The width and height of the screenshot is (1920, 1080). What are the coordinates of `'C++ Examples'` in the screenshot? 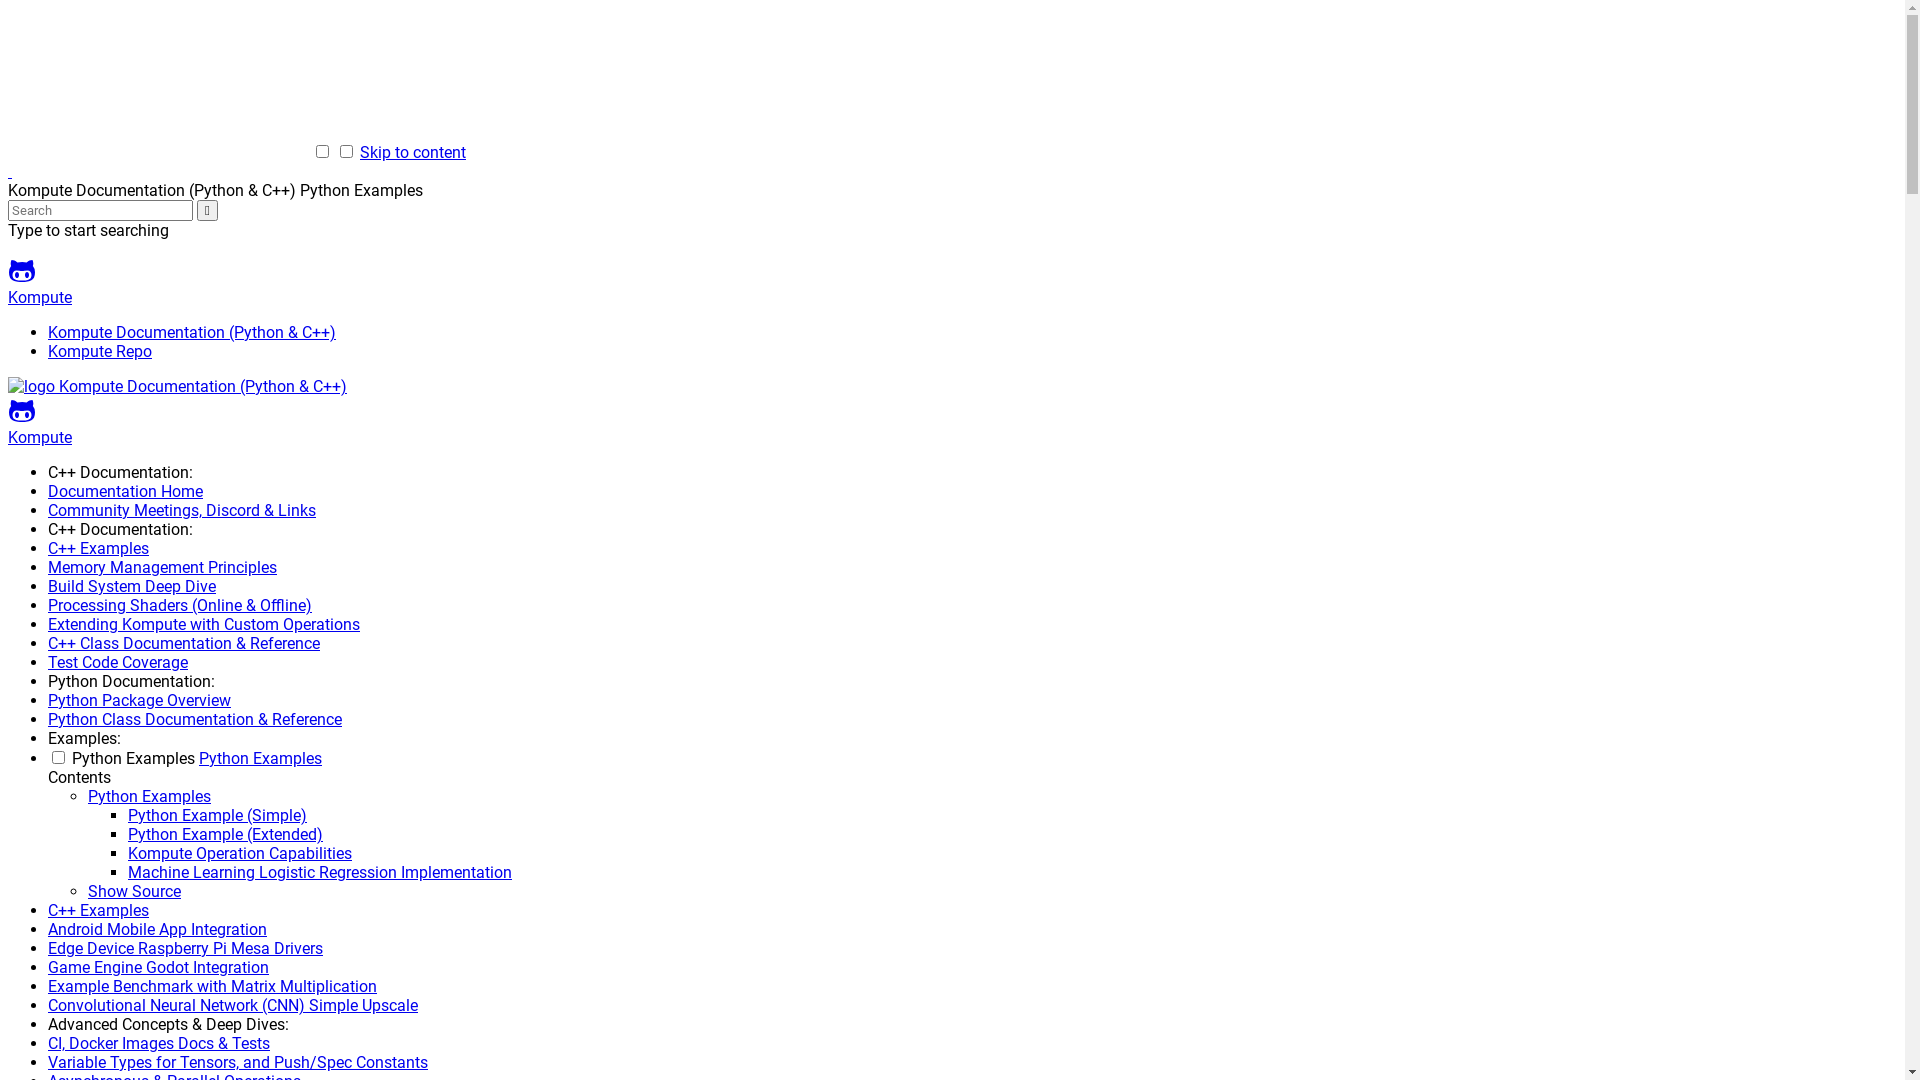 It's located at (97, 910).